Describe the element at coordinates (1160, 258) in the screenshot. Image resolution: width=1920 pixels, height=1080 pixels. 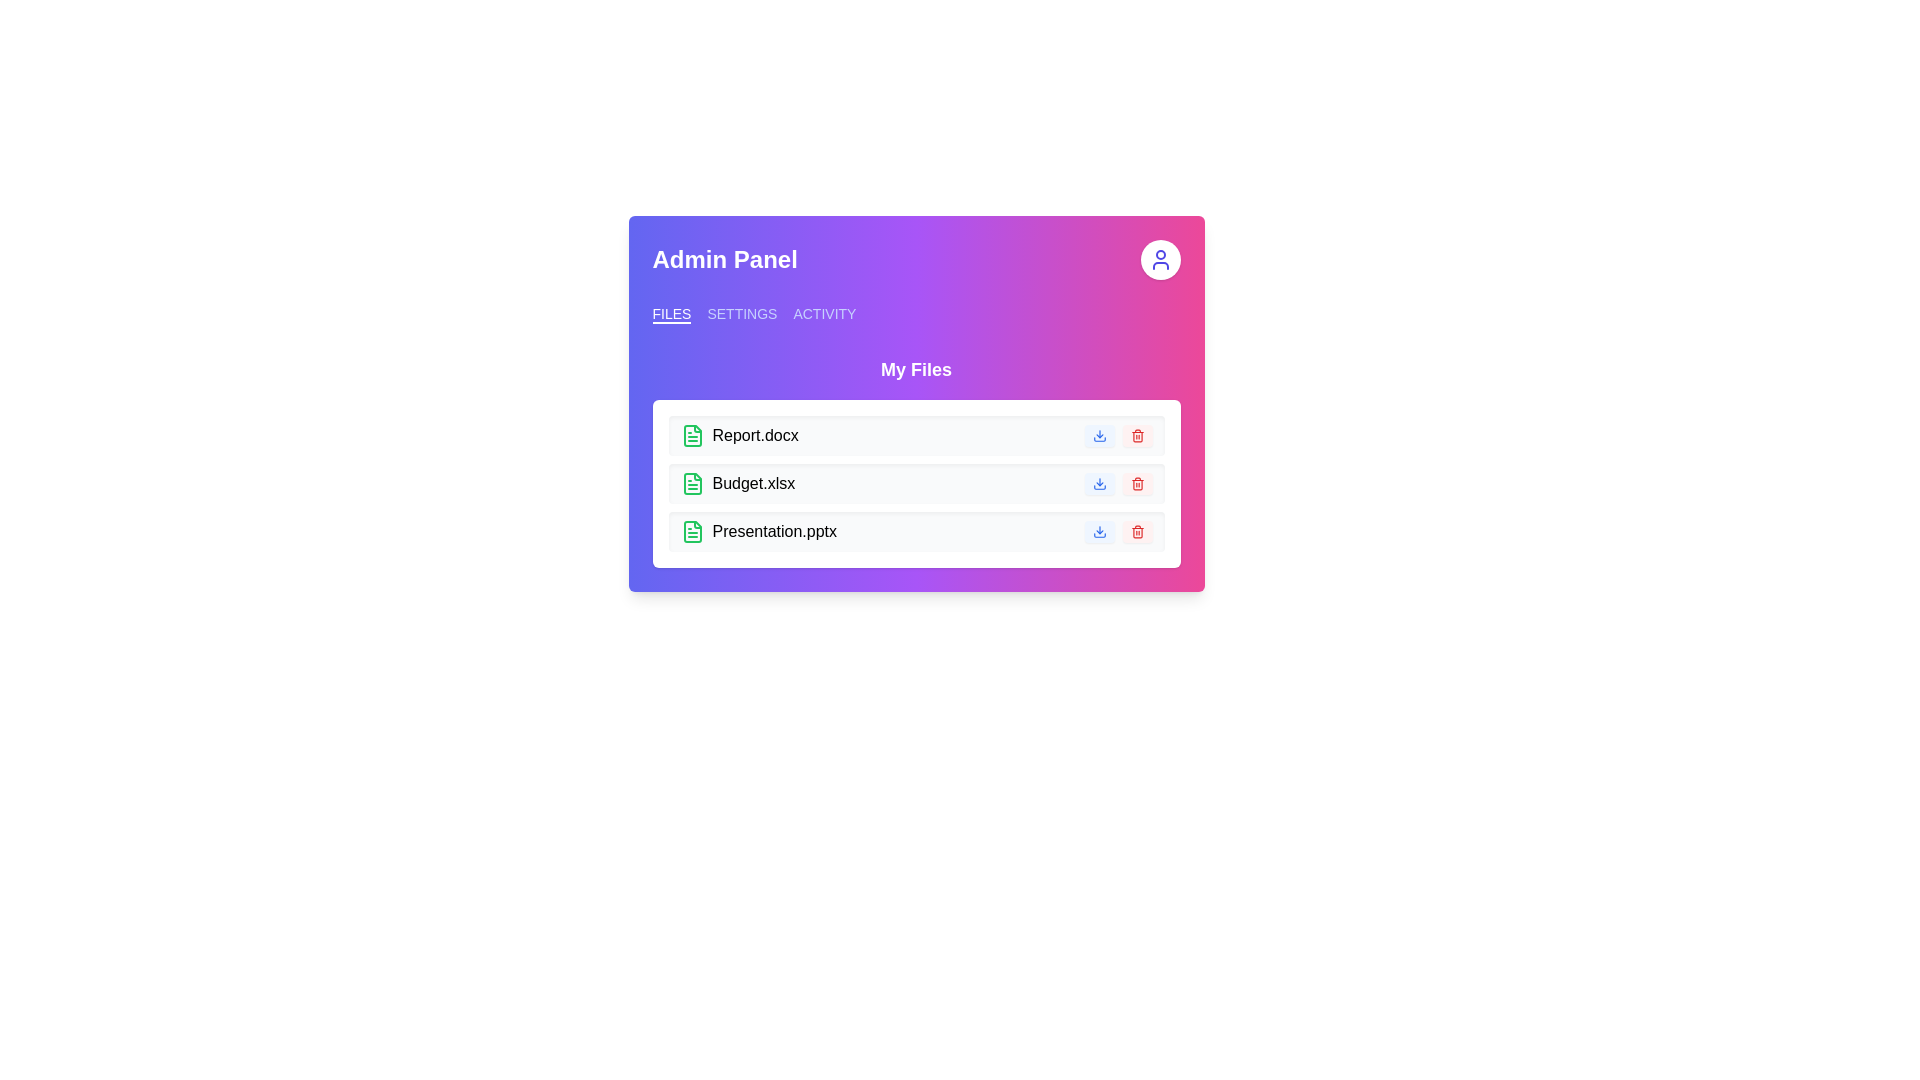
I see `the circular button with a white background and user outline icon in blue, located in the top-right corner of the 'Admin Panel'` at that location.